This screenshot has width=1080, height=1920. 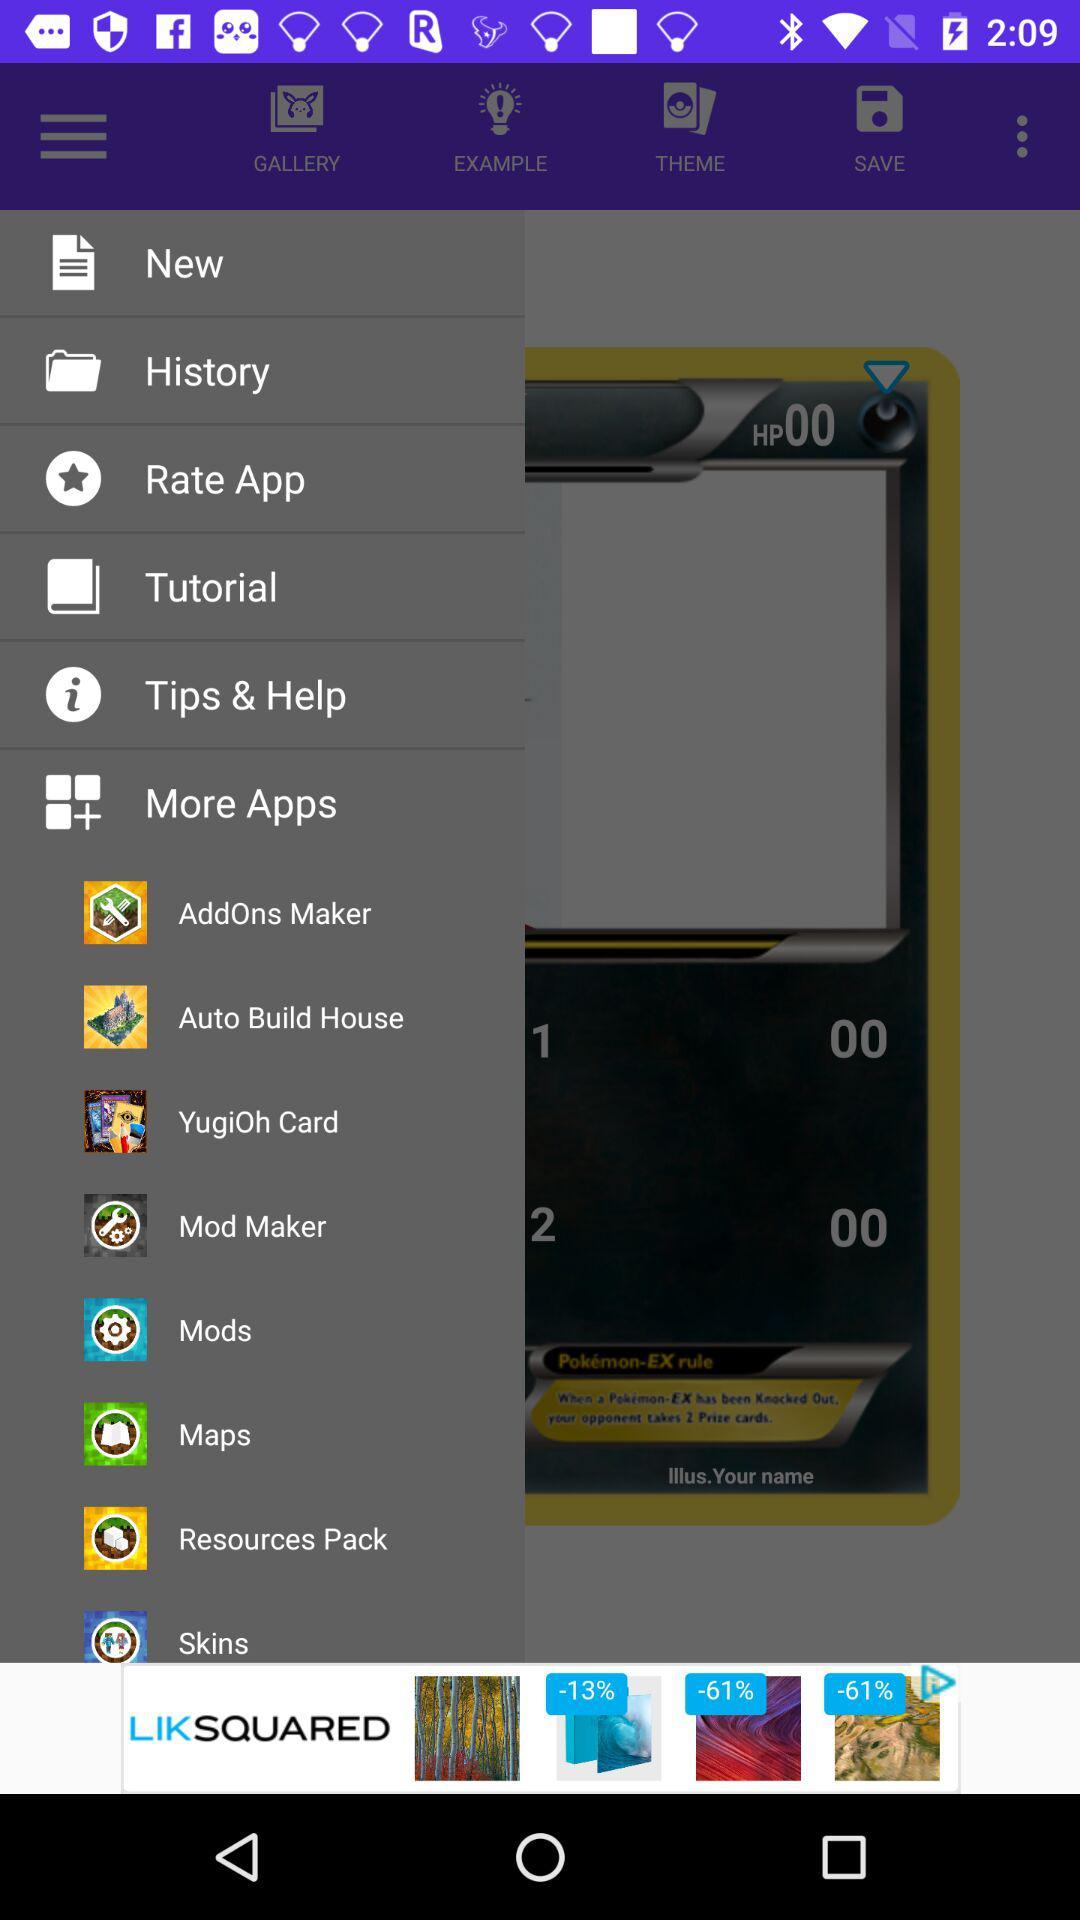 What do you see at coordinates (885, 377) in the screenshot?
I see `the expand_more icon` at bounding box center [885, 377].